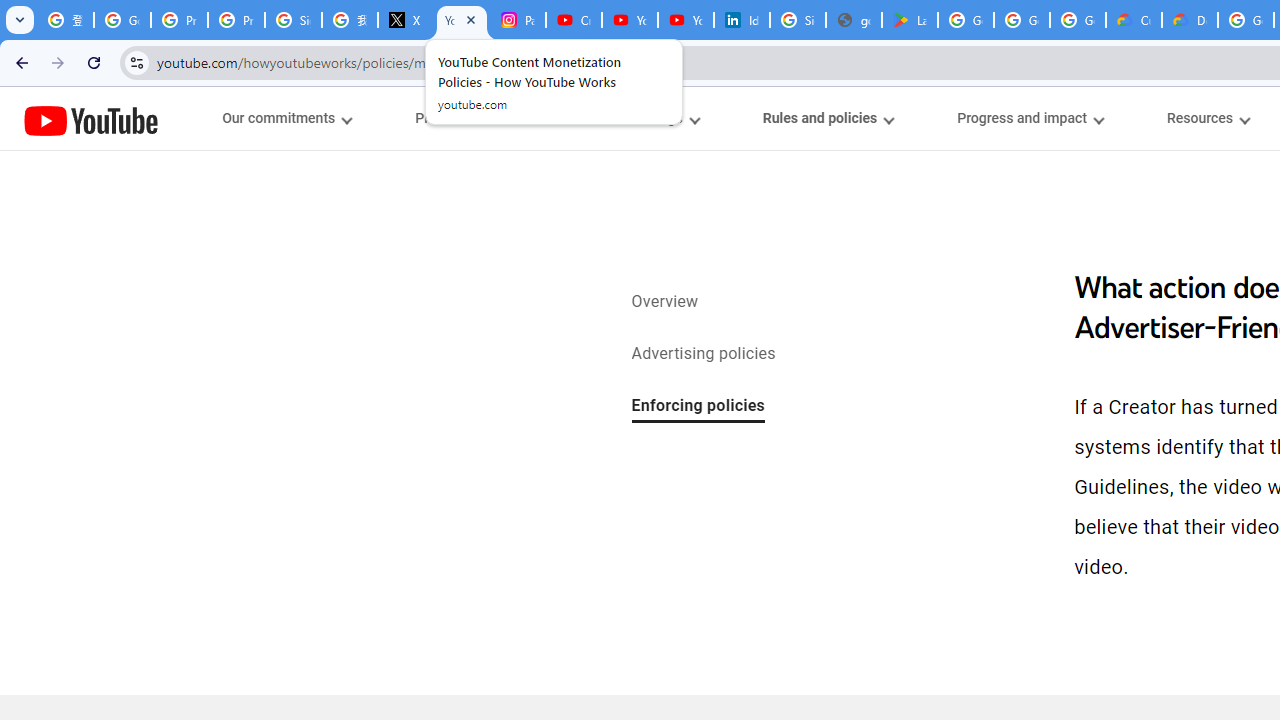 This screenshot has width=1280, height=720. I want to click on 'Identity verification via Persona | LinkedIn Help', so click(741, 20).